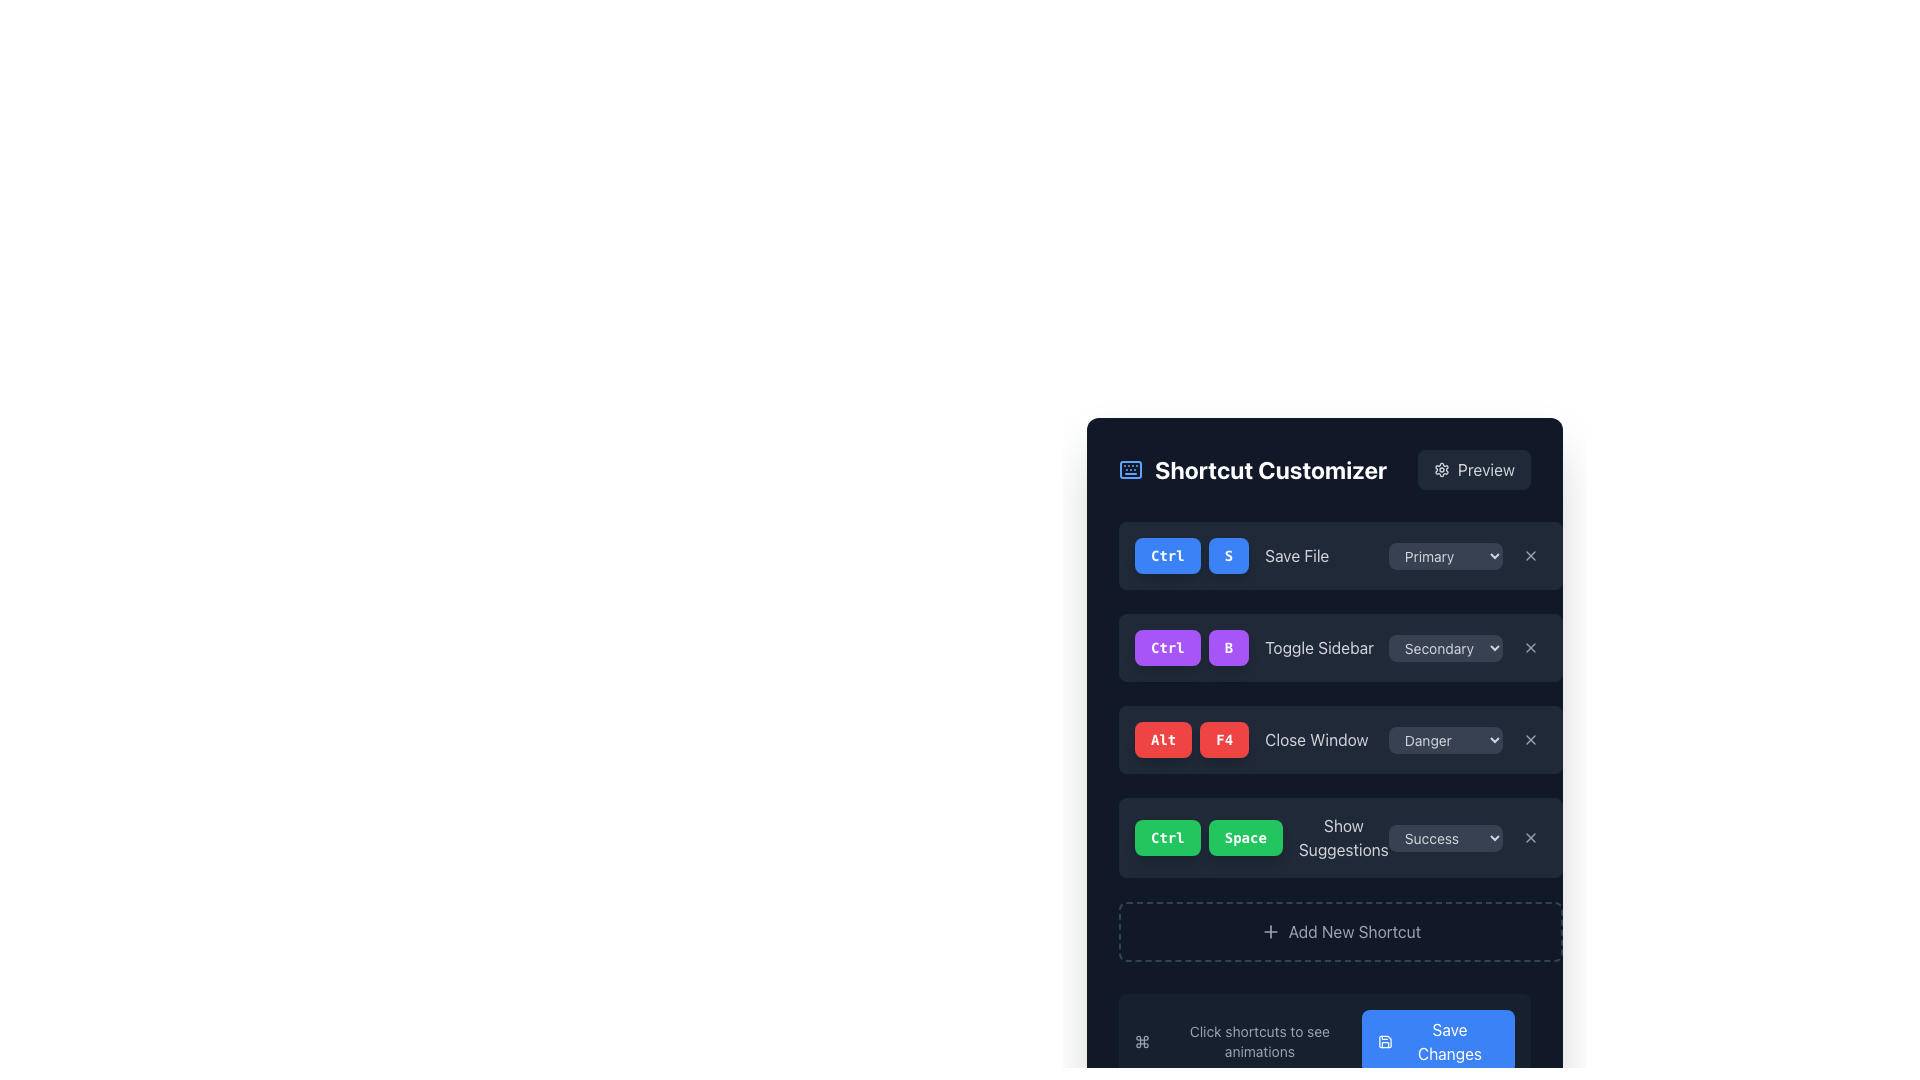 The image size is (1920, 1080). I want to click on the blue rectangular button with a bold white letter 'S' that is positioned to the immediate right of the 'Ctrl' button, so click(1227, 555).